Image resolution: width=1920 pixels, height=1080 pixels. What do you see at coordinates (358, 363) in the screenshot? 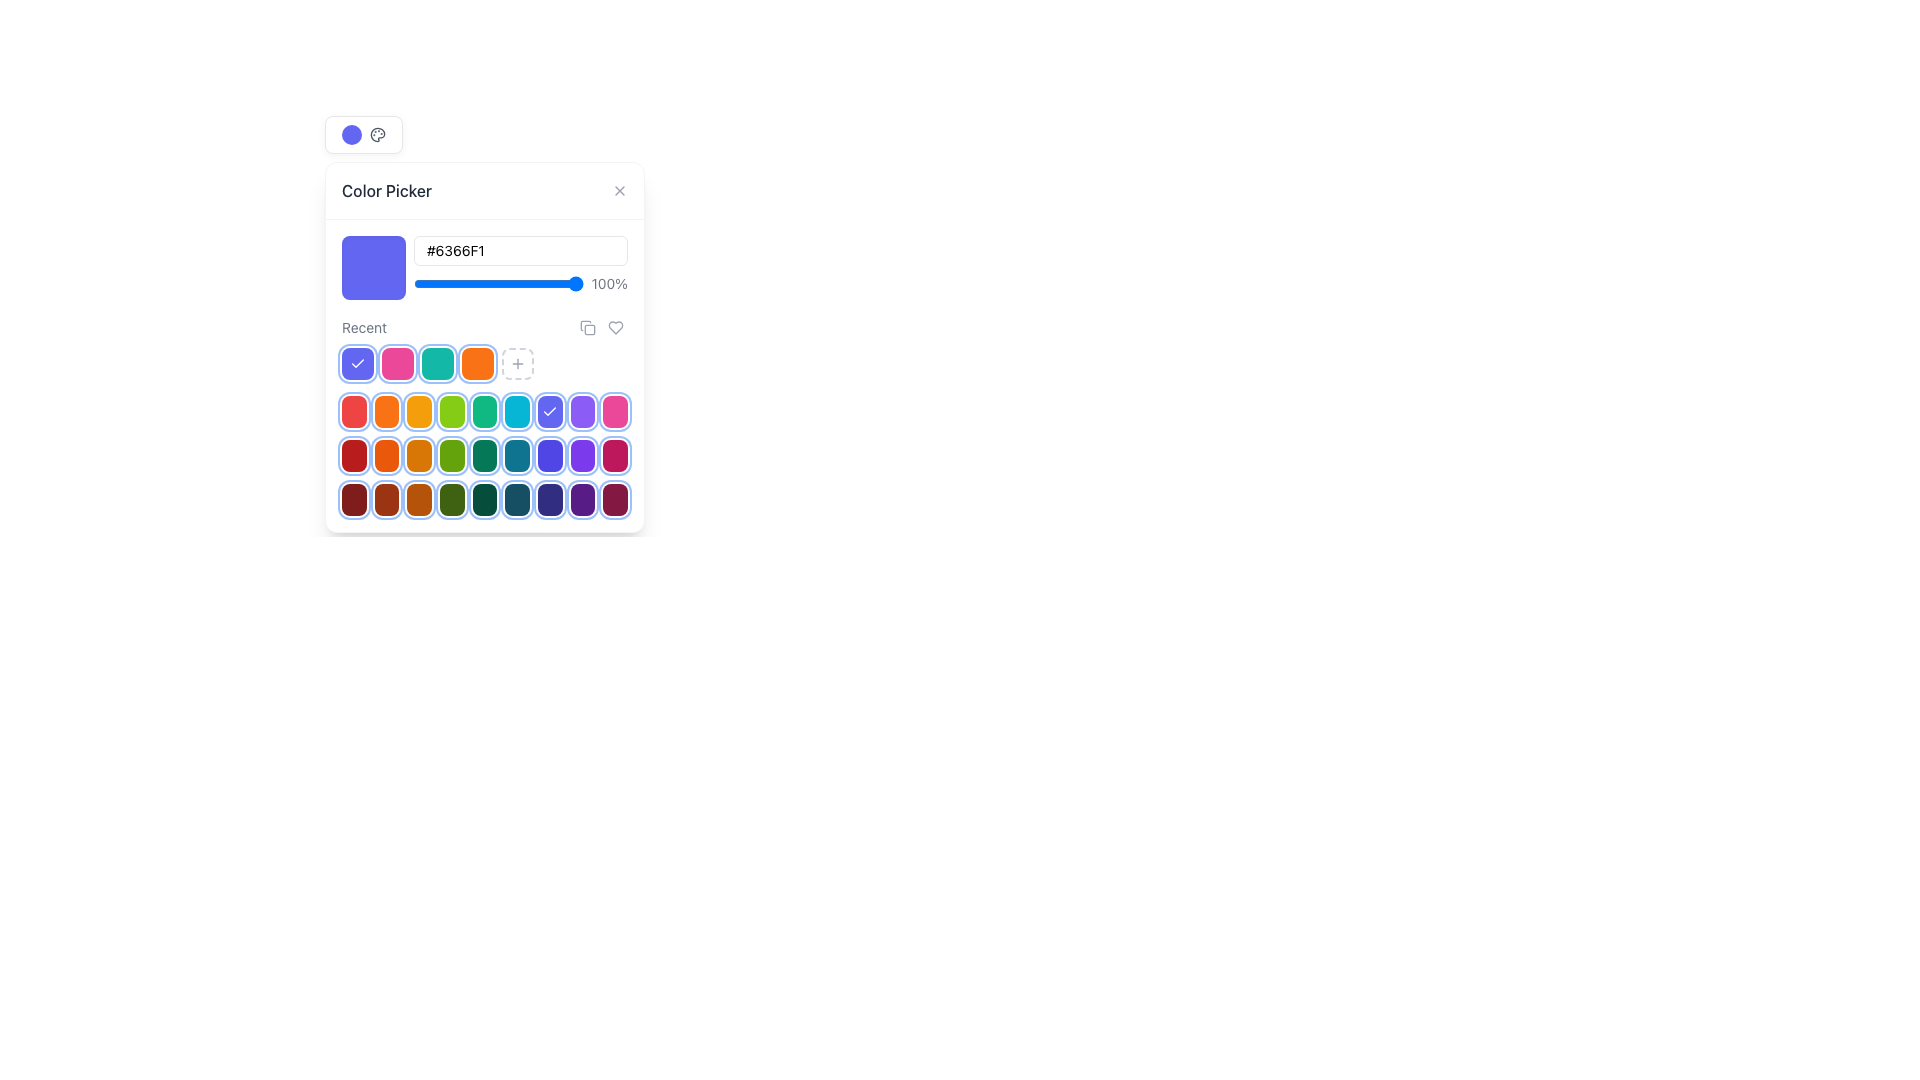
I see `the first square button with a rounded design and a white checkmark icon, located below the color picker dialog` at bounding box center [358, 363].